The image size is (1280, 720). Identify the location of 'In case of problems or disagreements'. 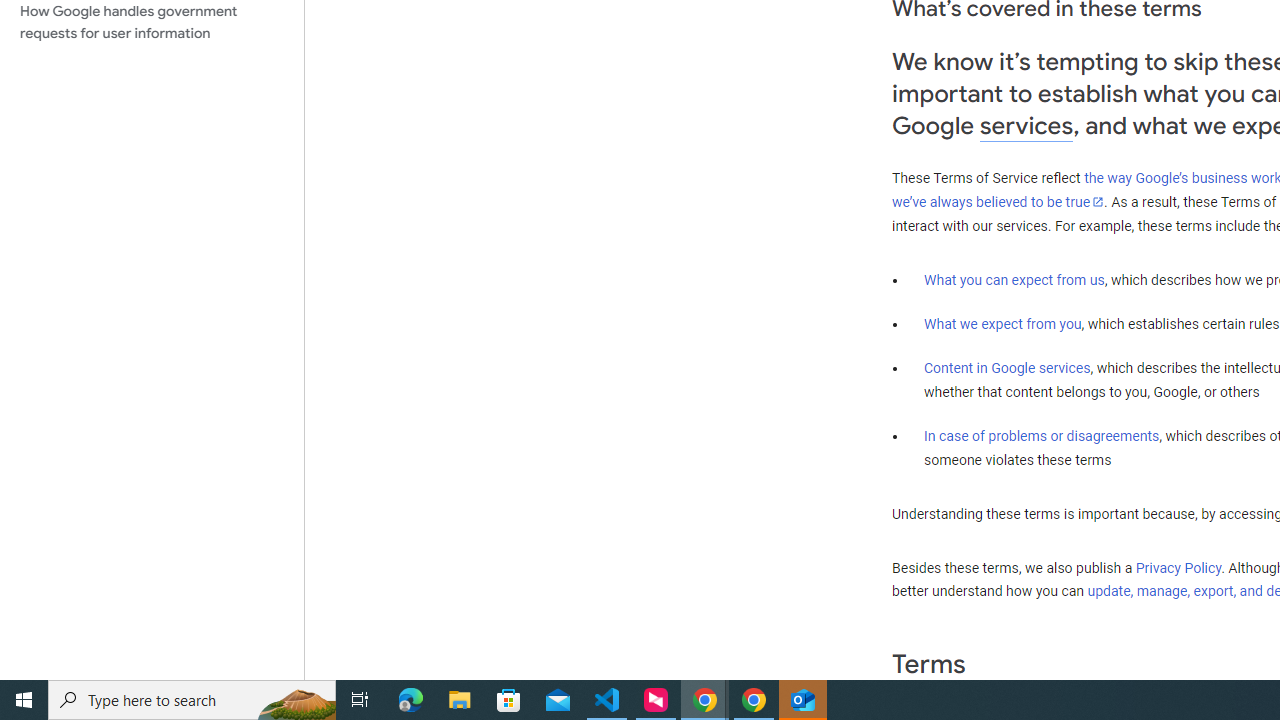
(1040, 434).